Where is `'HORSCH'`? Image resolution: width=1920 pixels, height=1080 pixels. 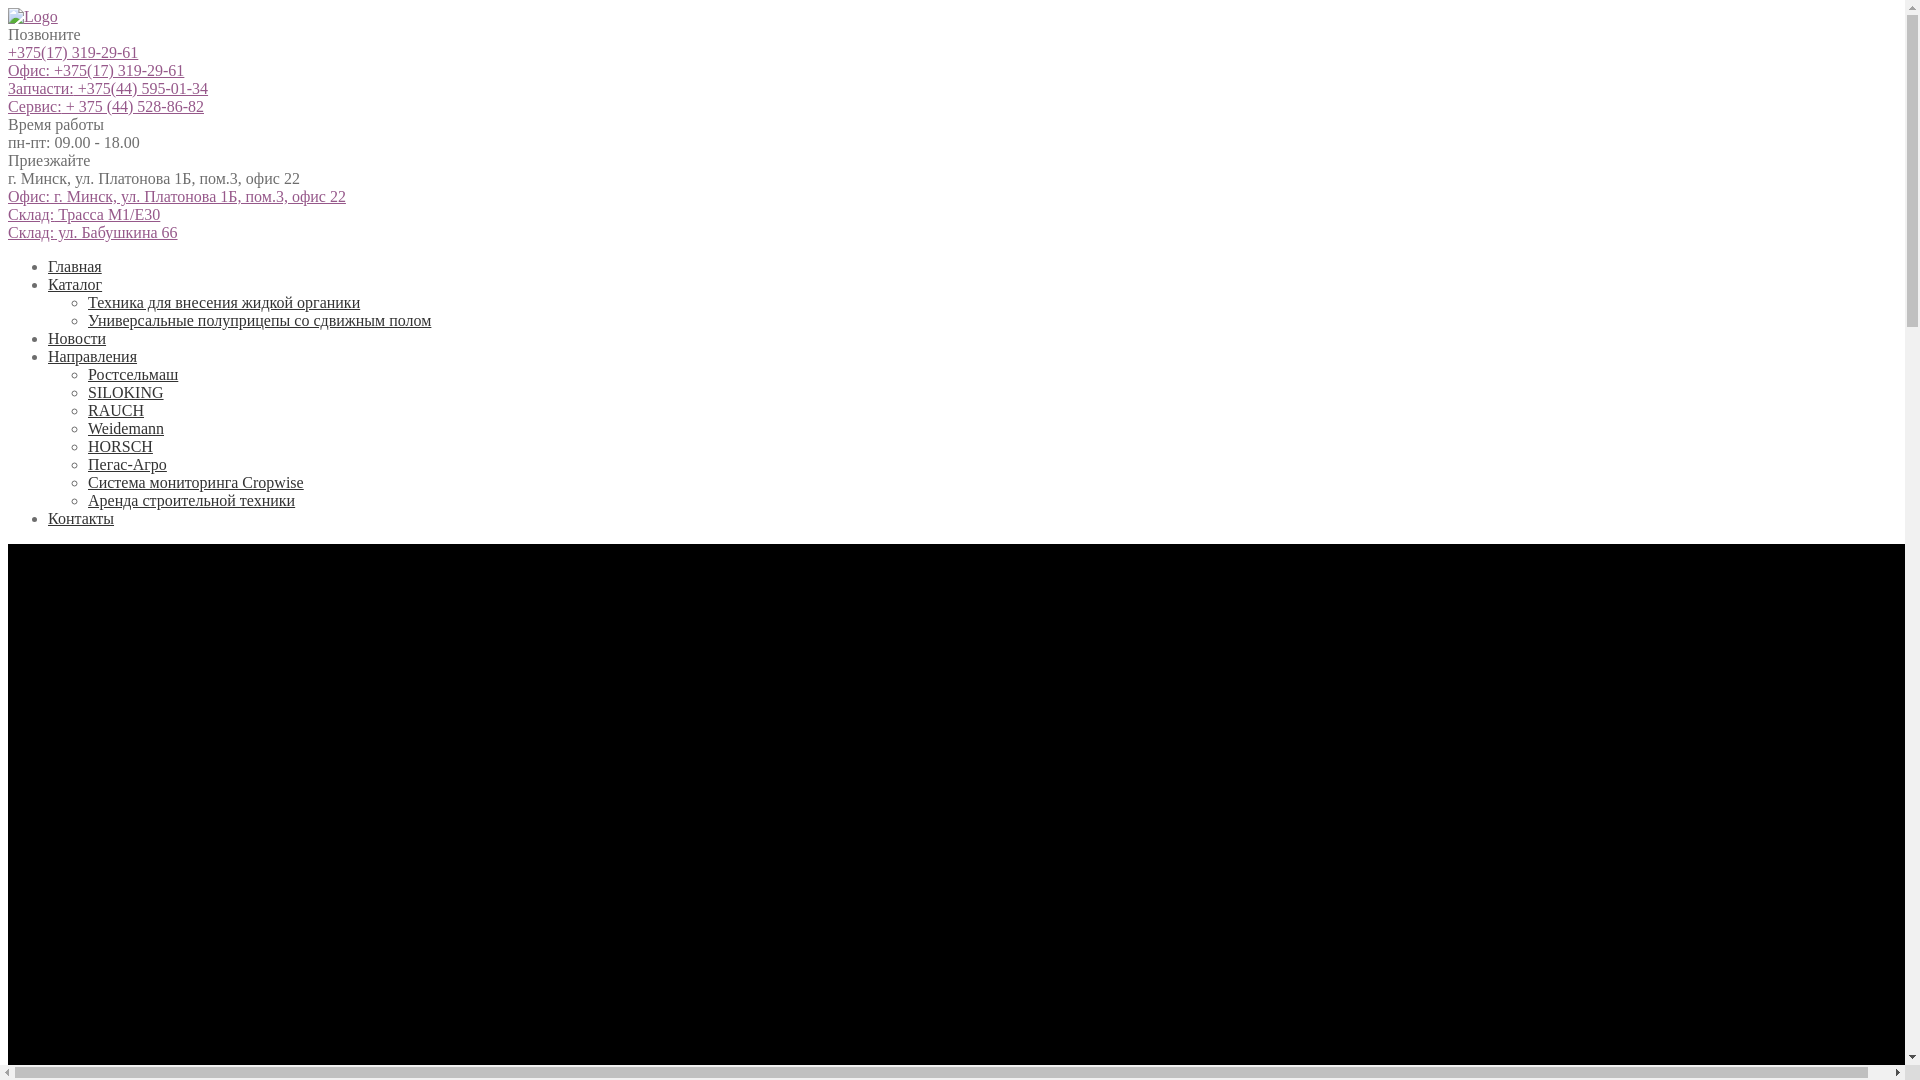 'HORSCH' is located at coordinates (119, 445).